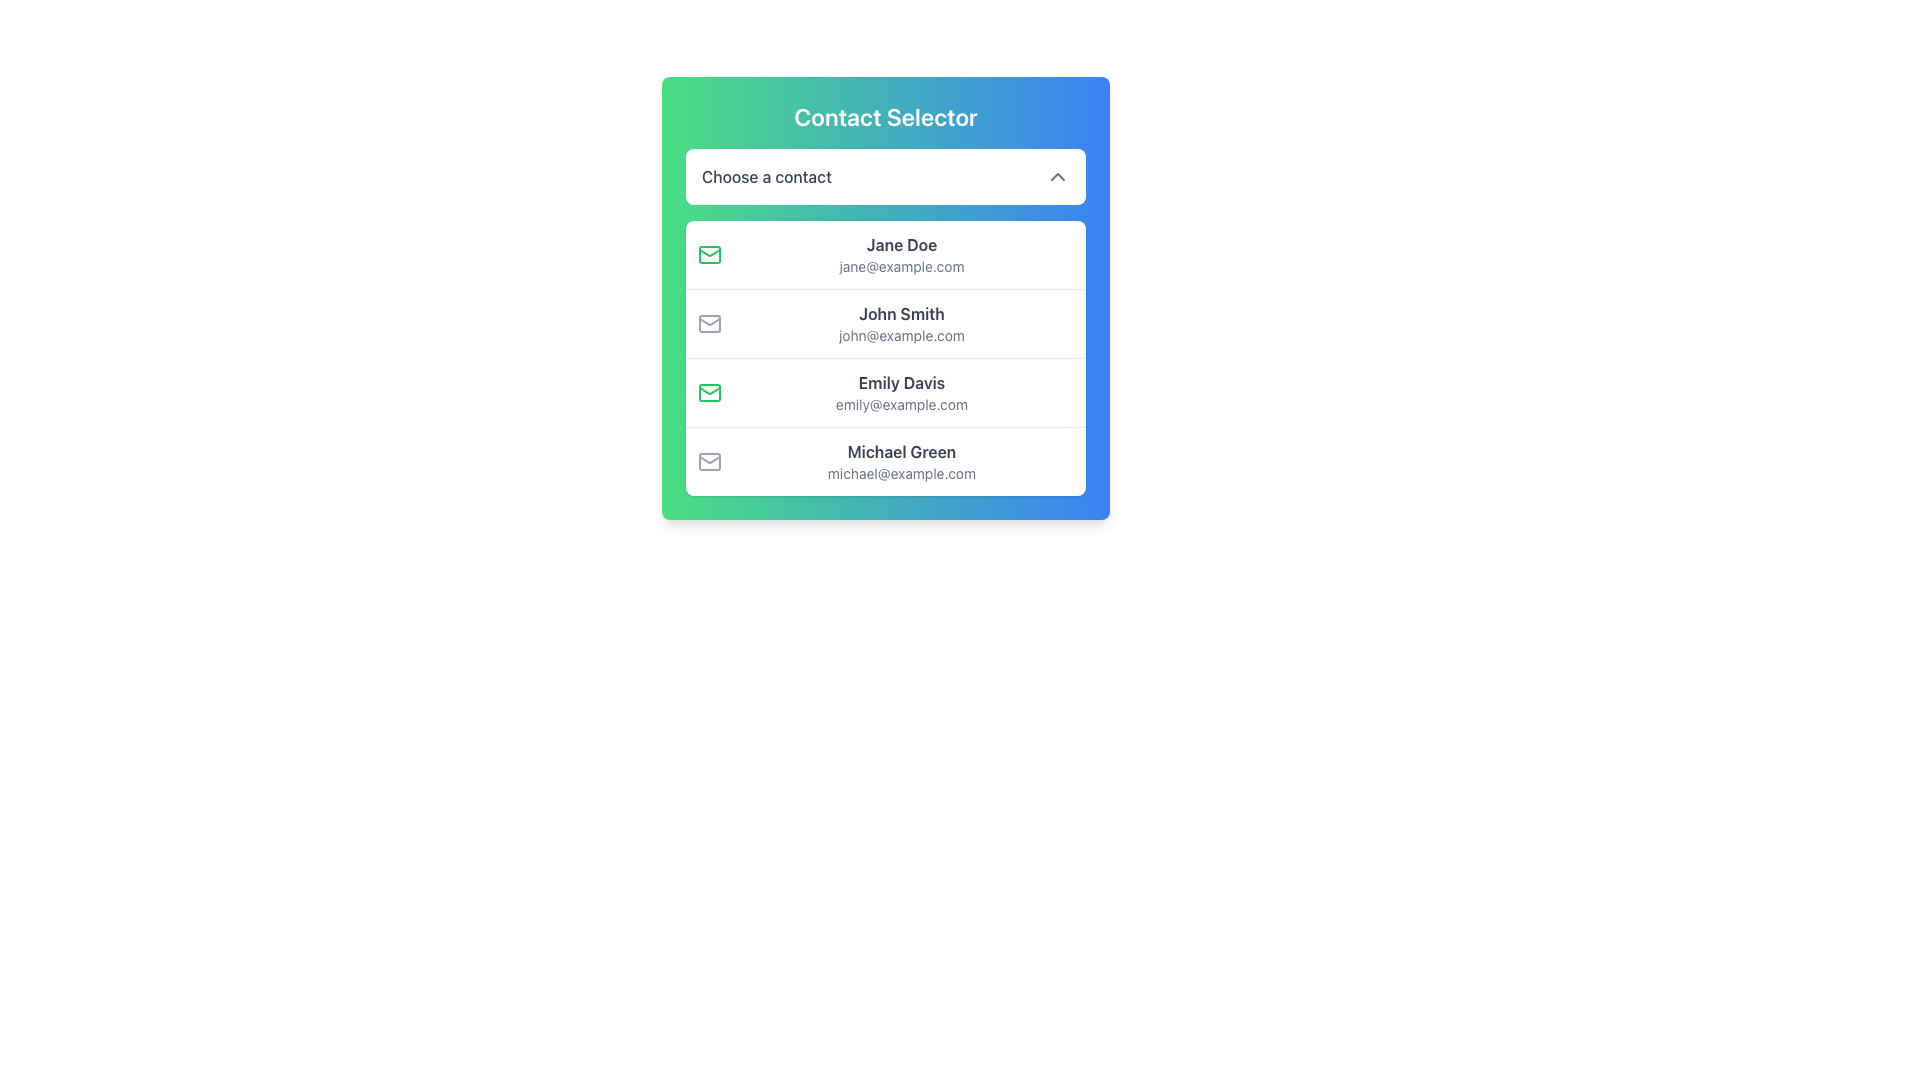 This screenshot has height=1080, width=1920. I want to click on the selectable contact entry for 'Michael Green', the fourth item in the list, so click(885, 461).